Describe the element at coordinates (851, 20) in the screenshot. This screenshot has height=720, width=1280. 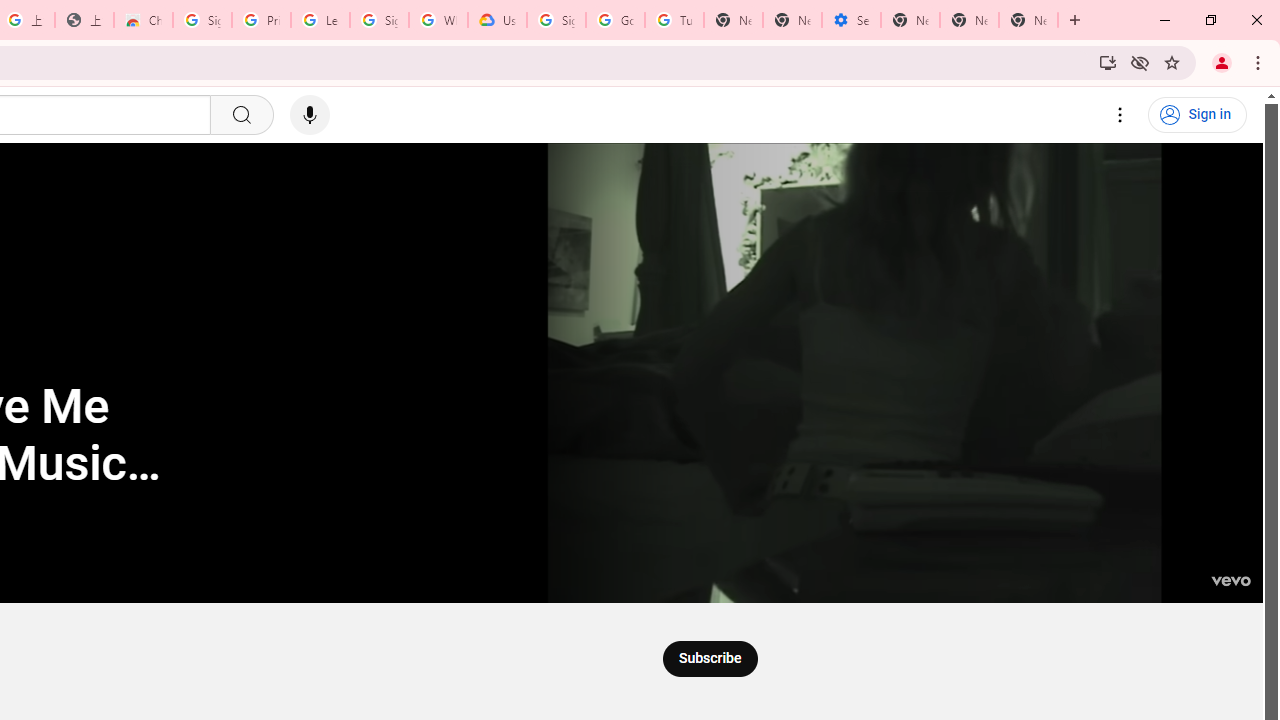
I see `'Settings - Addresses and more'` at that location.